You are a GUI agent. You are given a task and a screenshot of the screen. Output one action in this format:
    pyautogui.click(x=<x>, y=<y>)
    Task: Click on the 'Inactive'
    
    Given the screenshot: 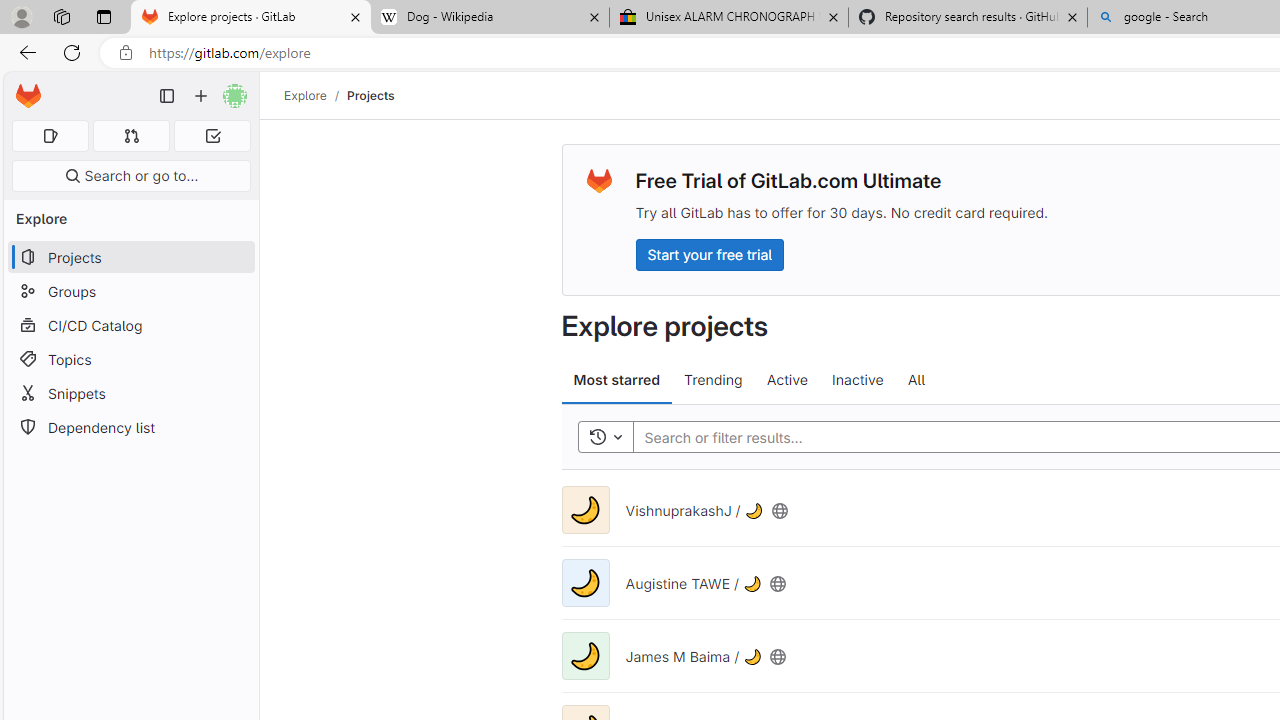 What is the action you would take?
    pyautogui.click(x=858, y=380)
    